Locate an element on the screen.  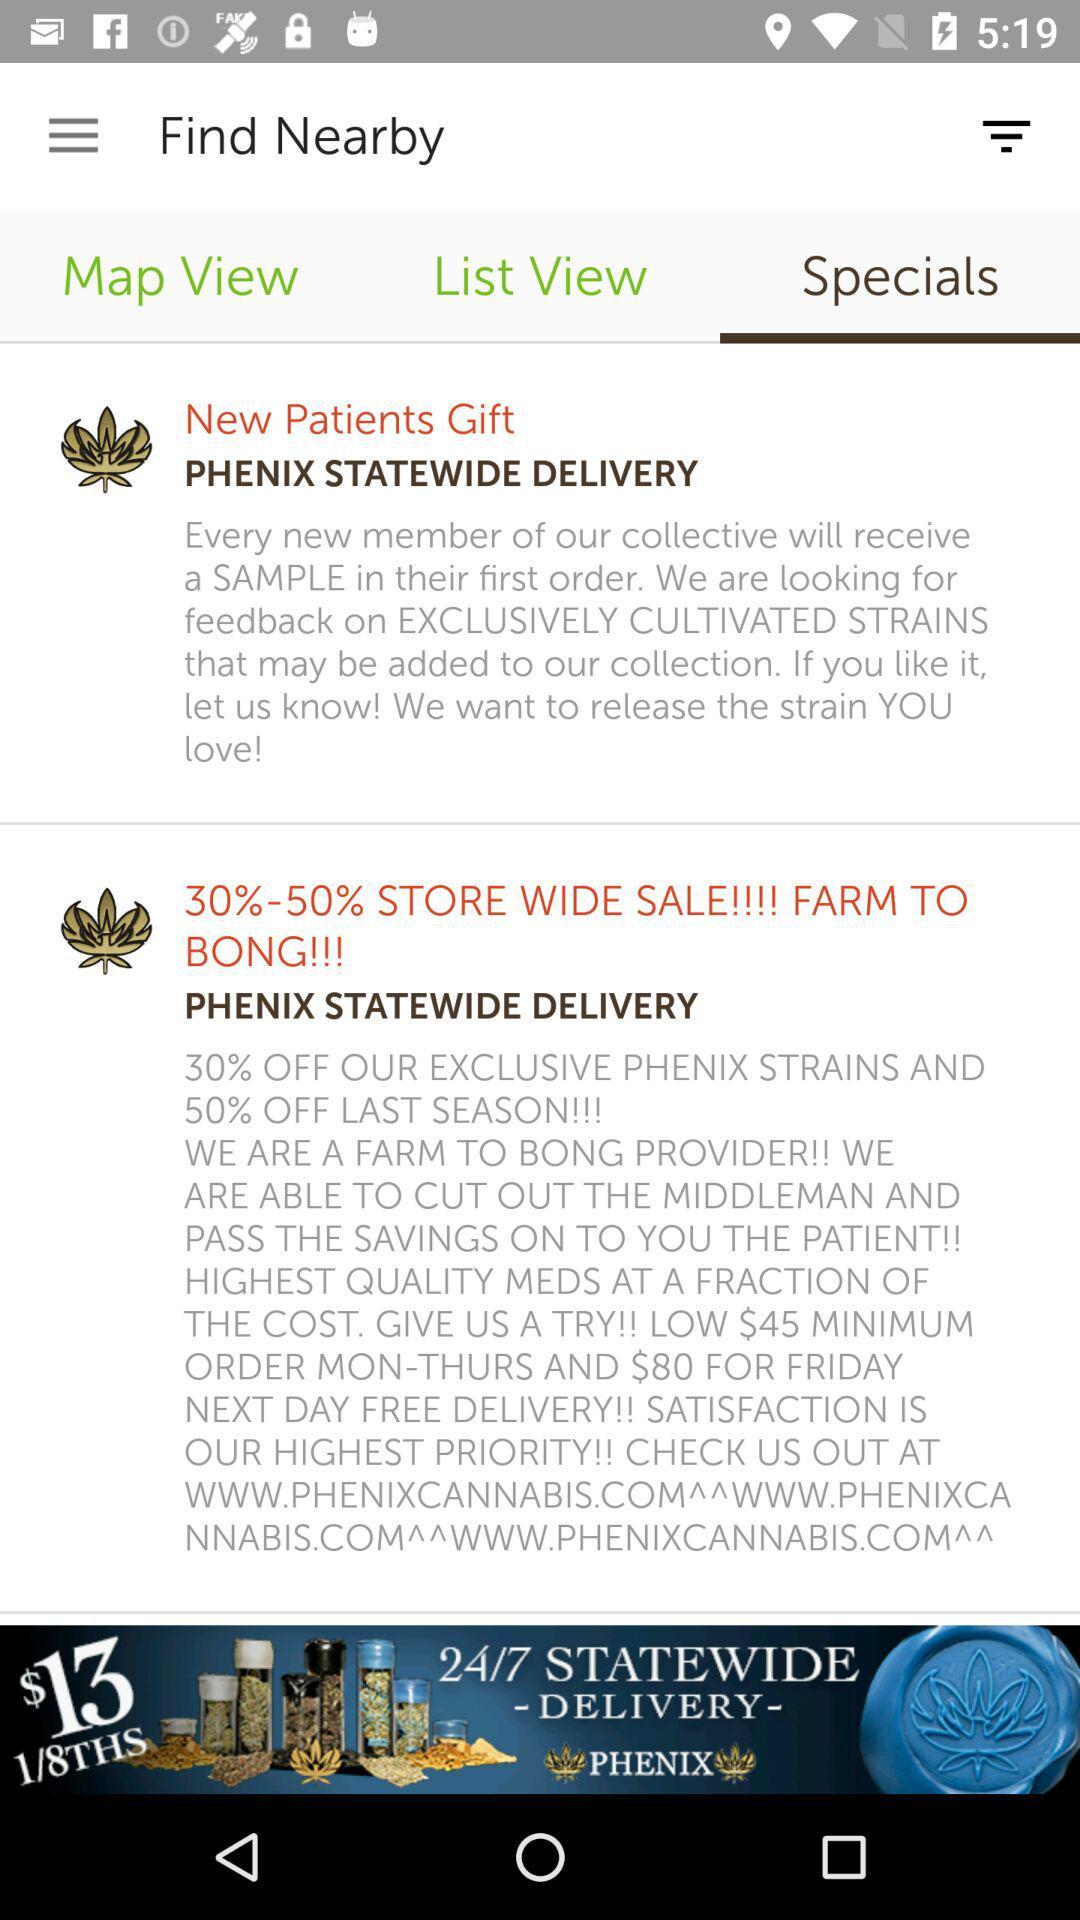
the icon to the right of list view item is located at coordinates (898, 275).